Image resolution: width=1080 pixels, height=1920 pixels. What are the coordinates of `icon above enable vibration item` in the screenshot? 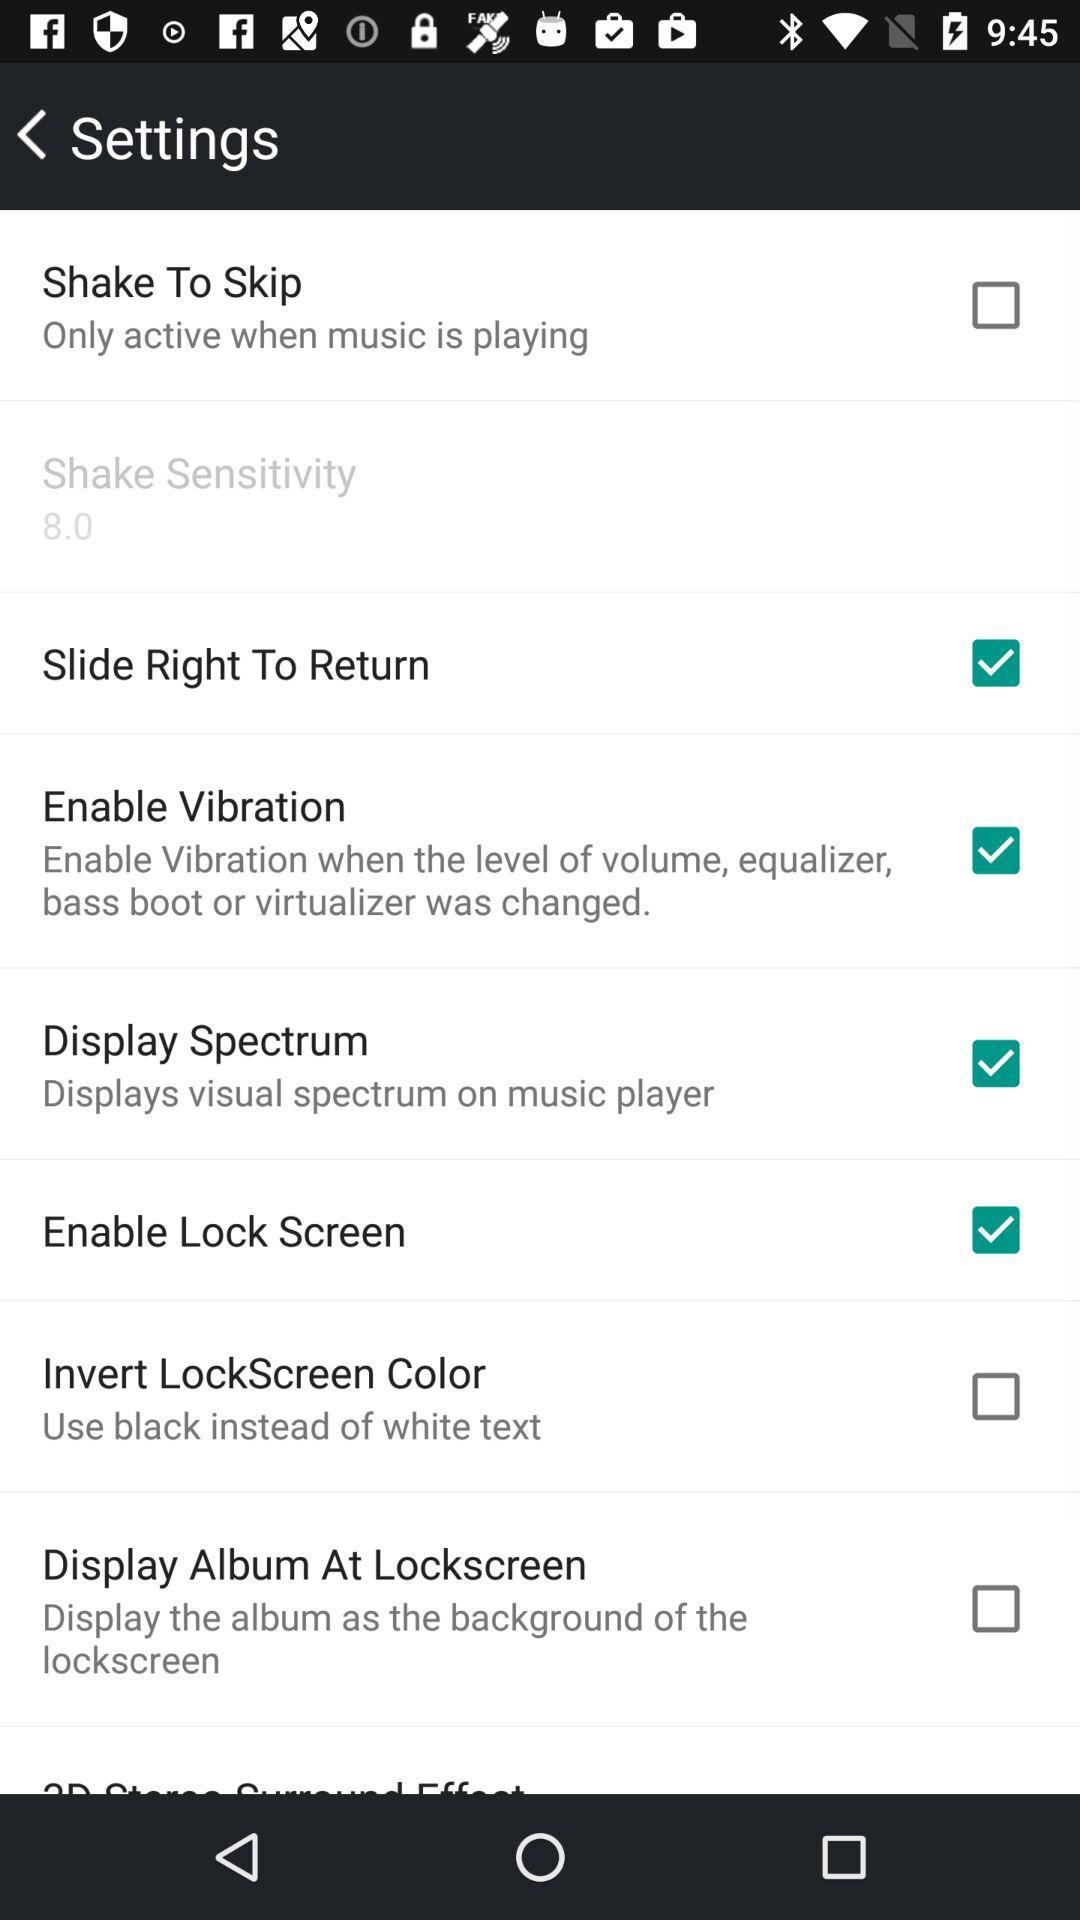 It's located at (235, 662).